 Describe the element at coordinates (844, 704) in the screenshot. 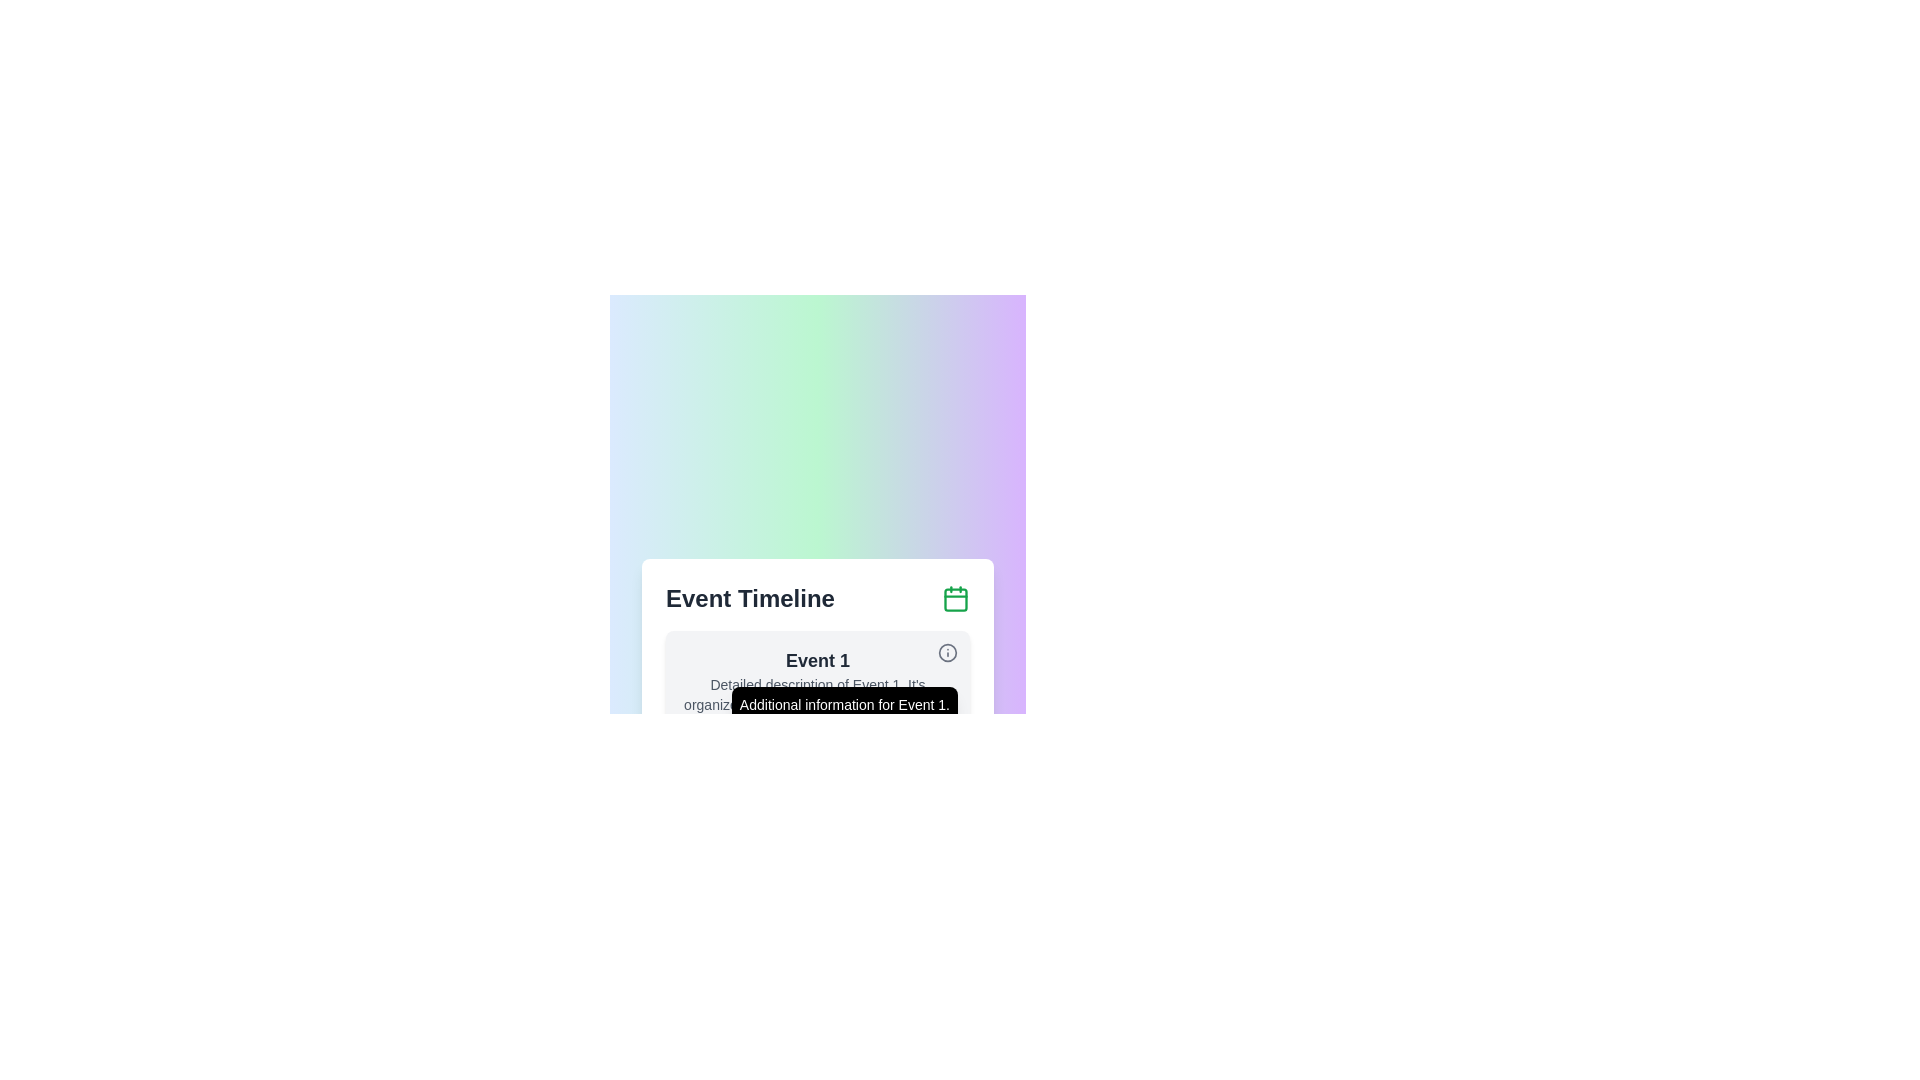

I see `the informational tooltip related to 'Event 1', which is a static text element located at the bottom right of the event card` at that location.